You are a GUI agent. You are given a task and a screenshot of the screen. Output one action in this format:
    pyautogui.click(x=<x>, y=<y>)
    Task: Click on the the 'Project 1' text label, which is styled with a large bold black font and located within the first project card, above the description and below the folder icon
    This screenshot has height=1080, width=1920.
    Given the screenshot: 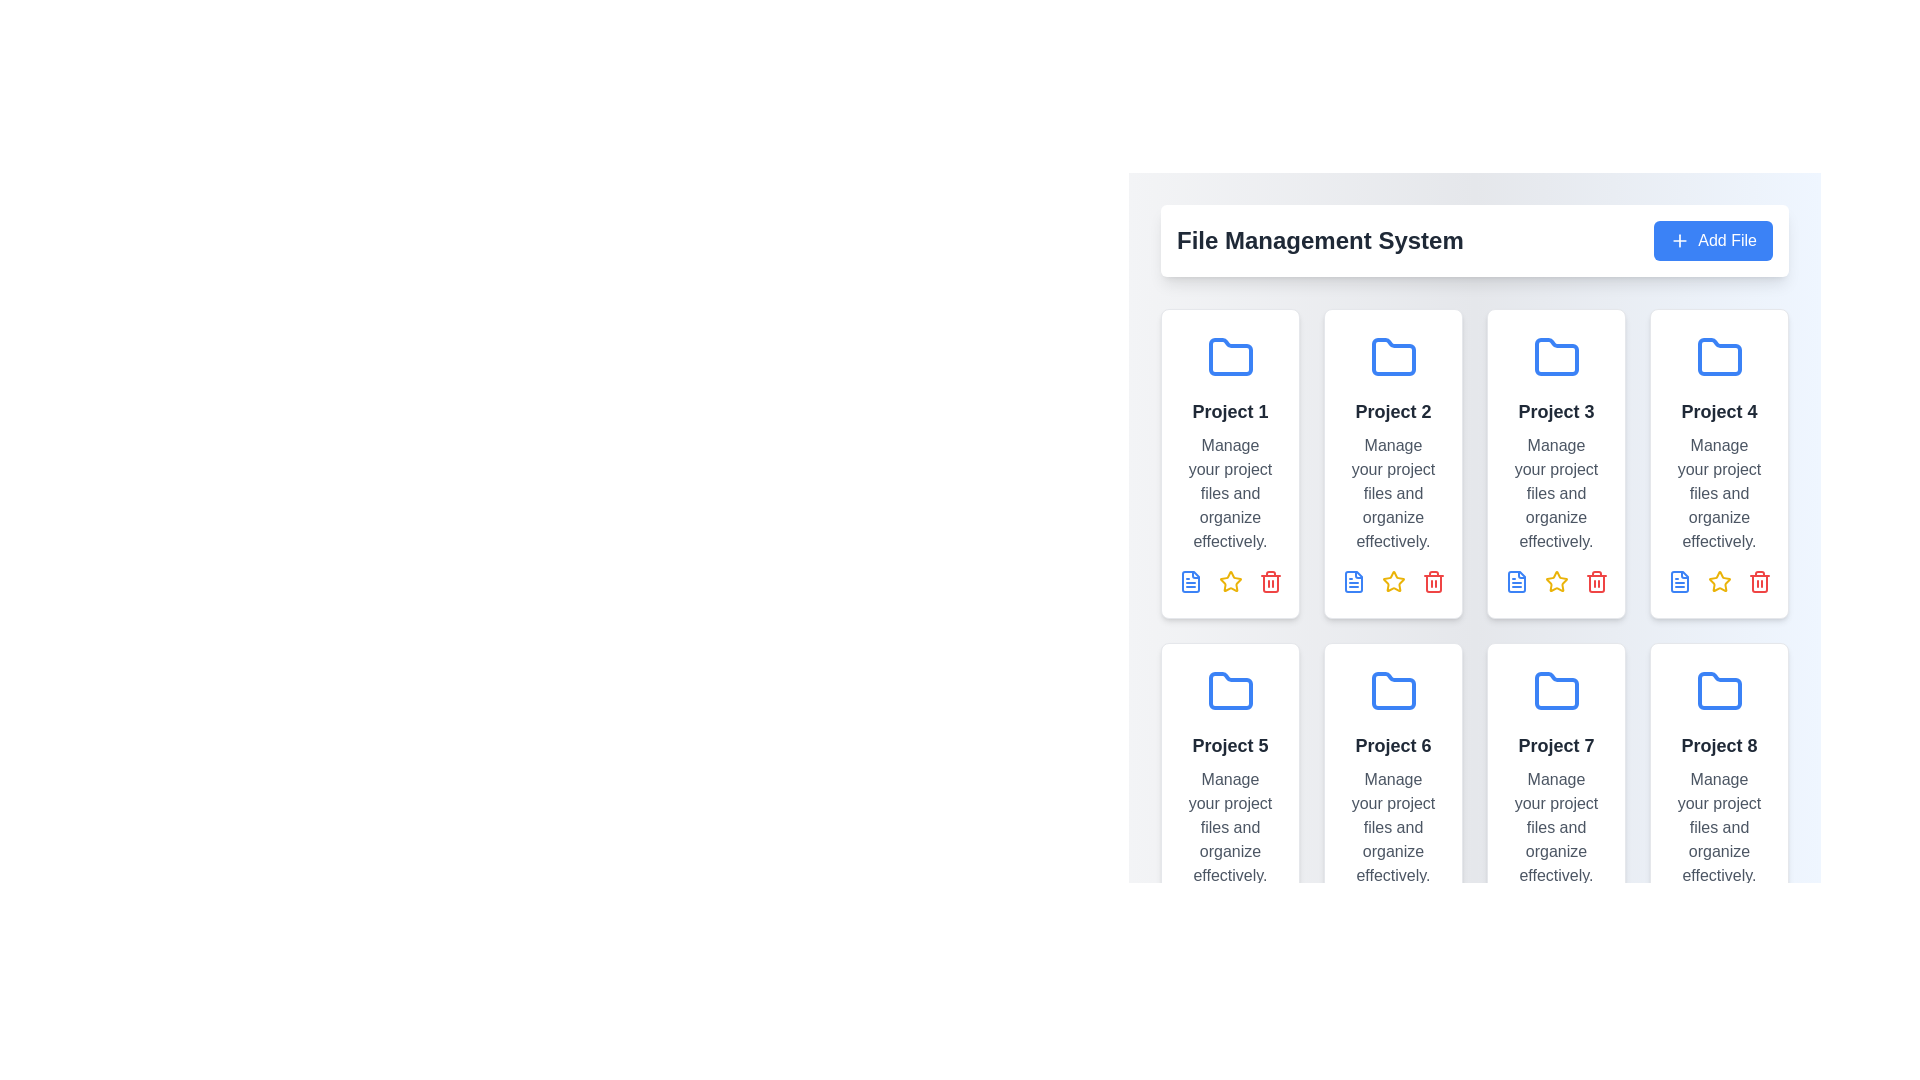 What is the action you would take?
    pyautogui.click(x=1229, y=411)
    